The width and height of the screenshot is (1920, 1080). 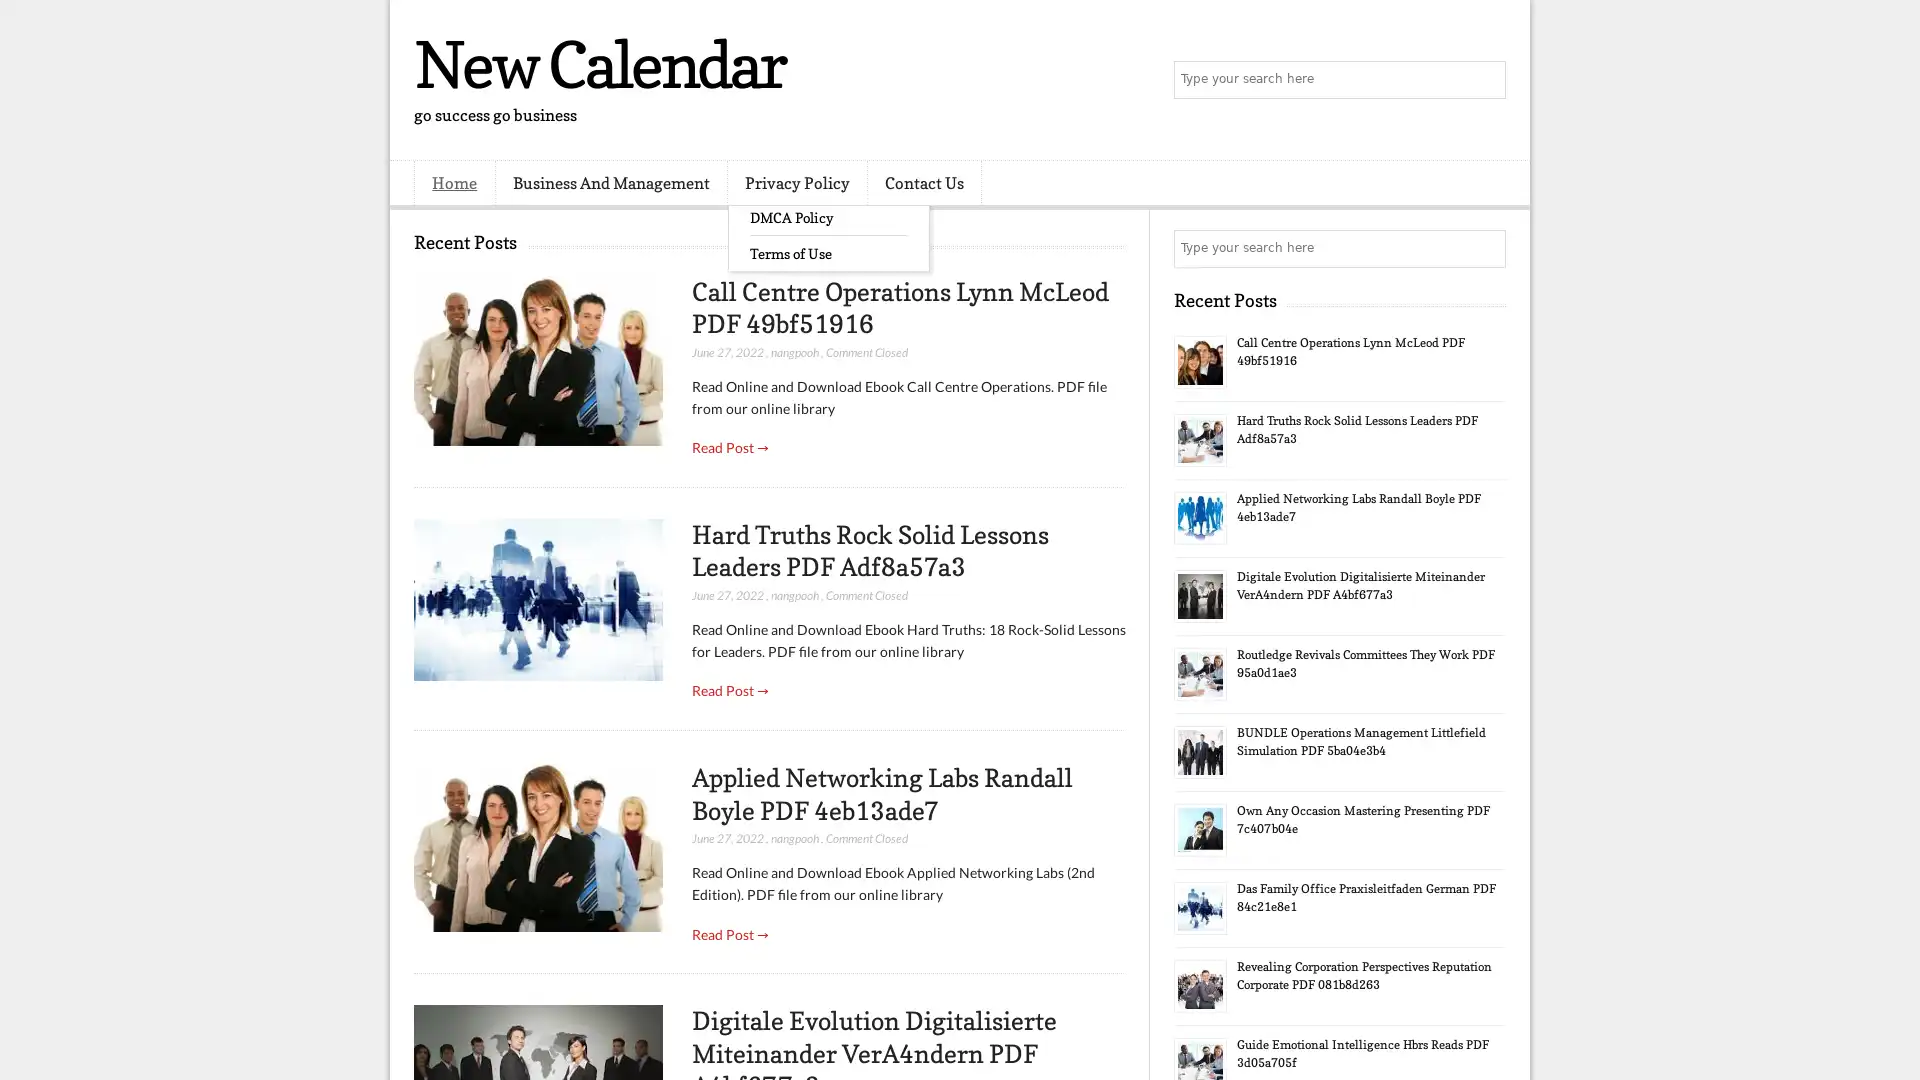 I want to click on Search, so click(x=1485, y=248).